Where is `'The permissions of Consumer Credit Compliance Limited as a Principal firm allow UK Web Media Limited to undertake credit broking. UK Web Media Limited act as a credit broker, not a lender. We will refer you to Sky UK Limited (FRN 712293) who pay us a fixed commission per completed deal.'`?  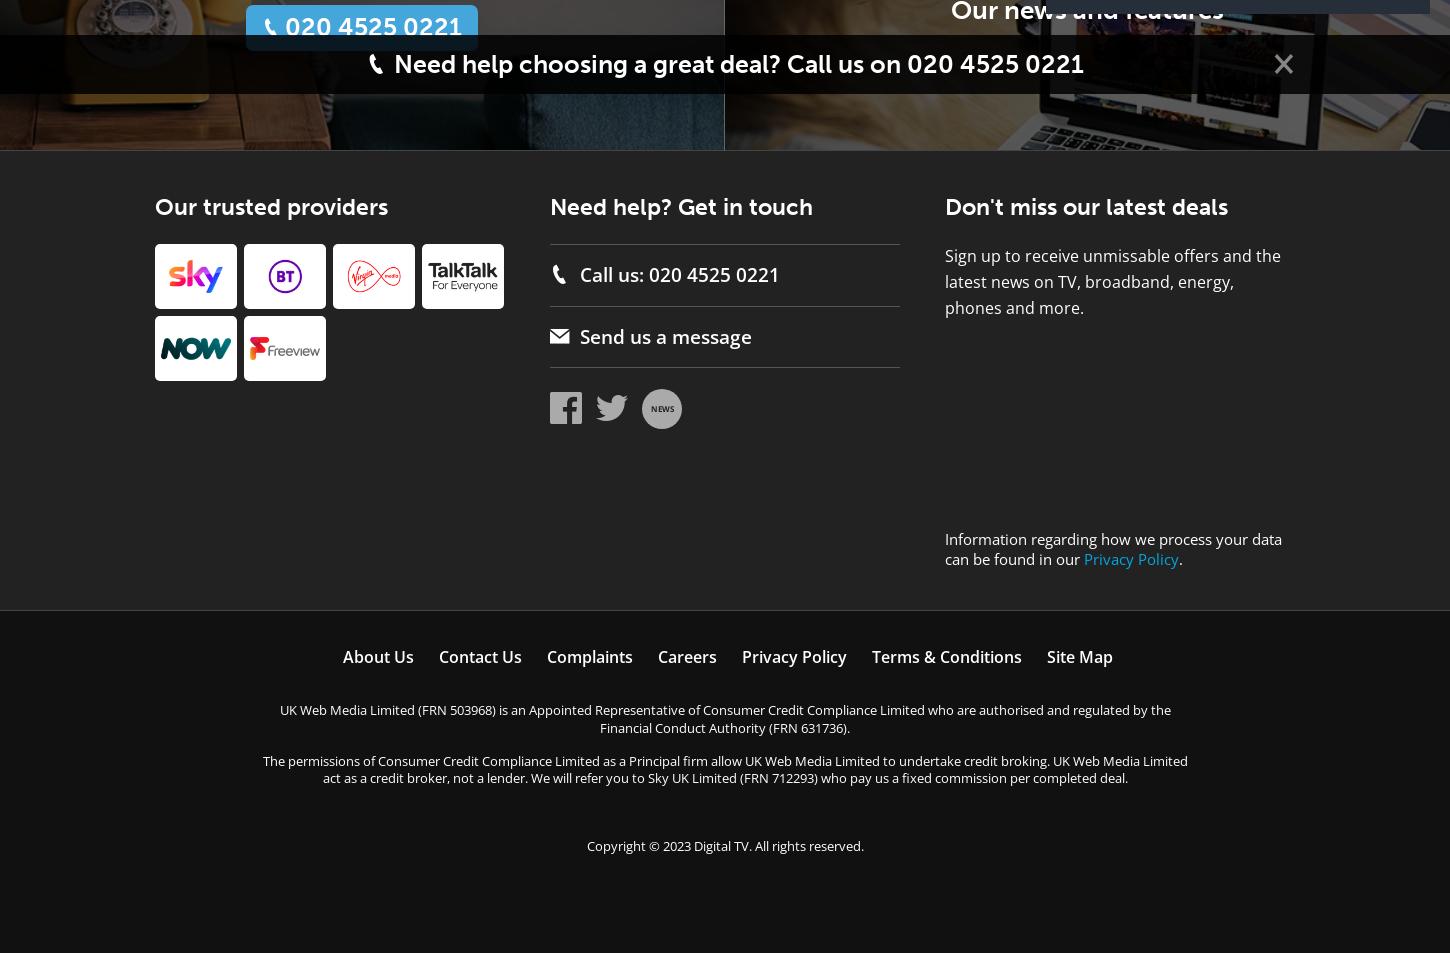
'The permissions of Consumer Credit Compliance Limited as a Principal firm allow UK Web Media Limited to undertake credit broking. UK Web Media Limited act as a credit broker, not a lender. We will refer you to Sky UK Limited (FRN 712293) who pay us a fixed commission per completed deal.' is located at coordinates (723, 769).